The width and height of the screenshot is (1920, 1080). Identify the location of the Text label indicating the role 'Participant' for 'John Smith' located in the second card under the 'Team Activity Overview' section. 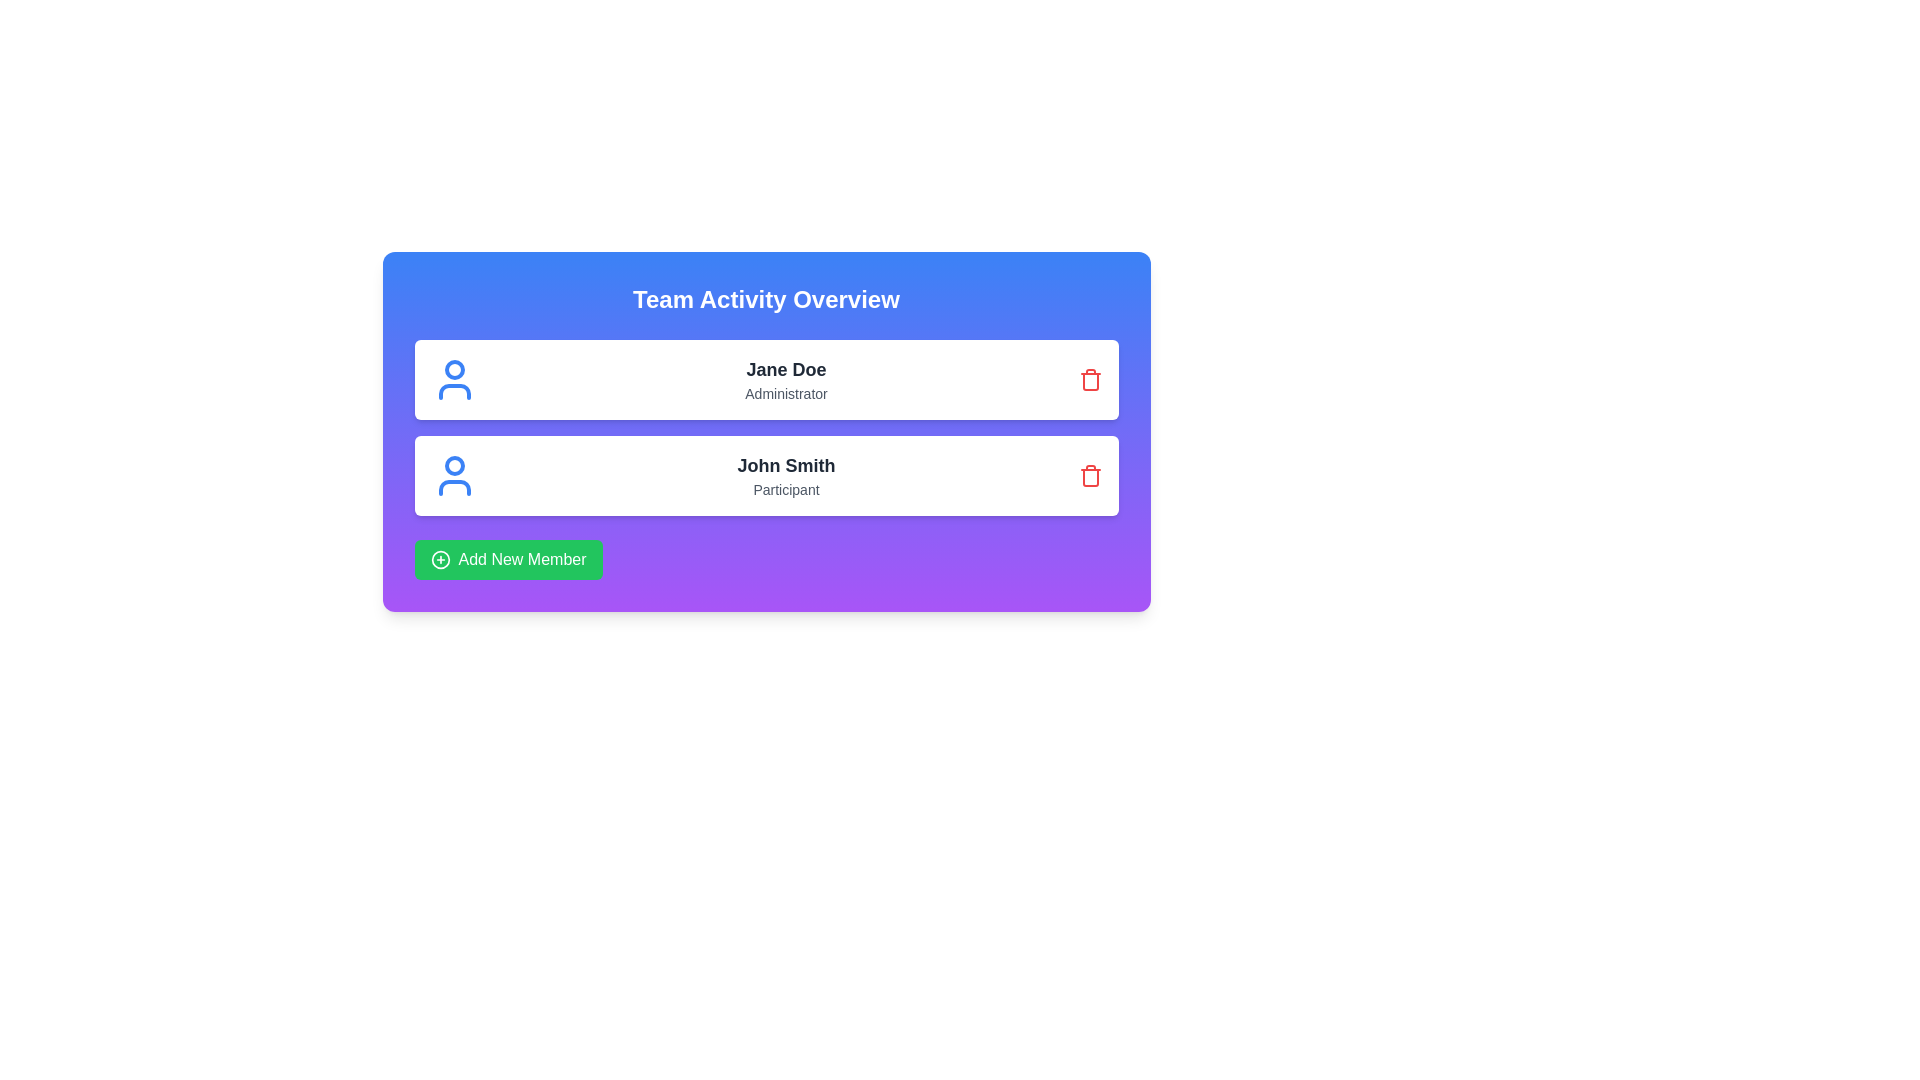
(785, 489).